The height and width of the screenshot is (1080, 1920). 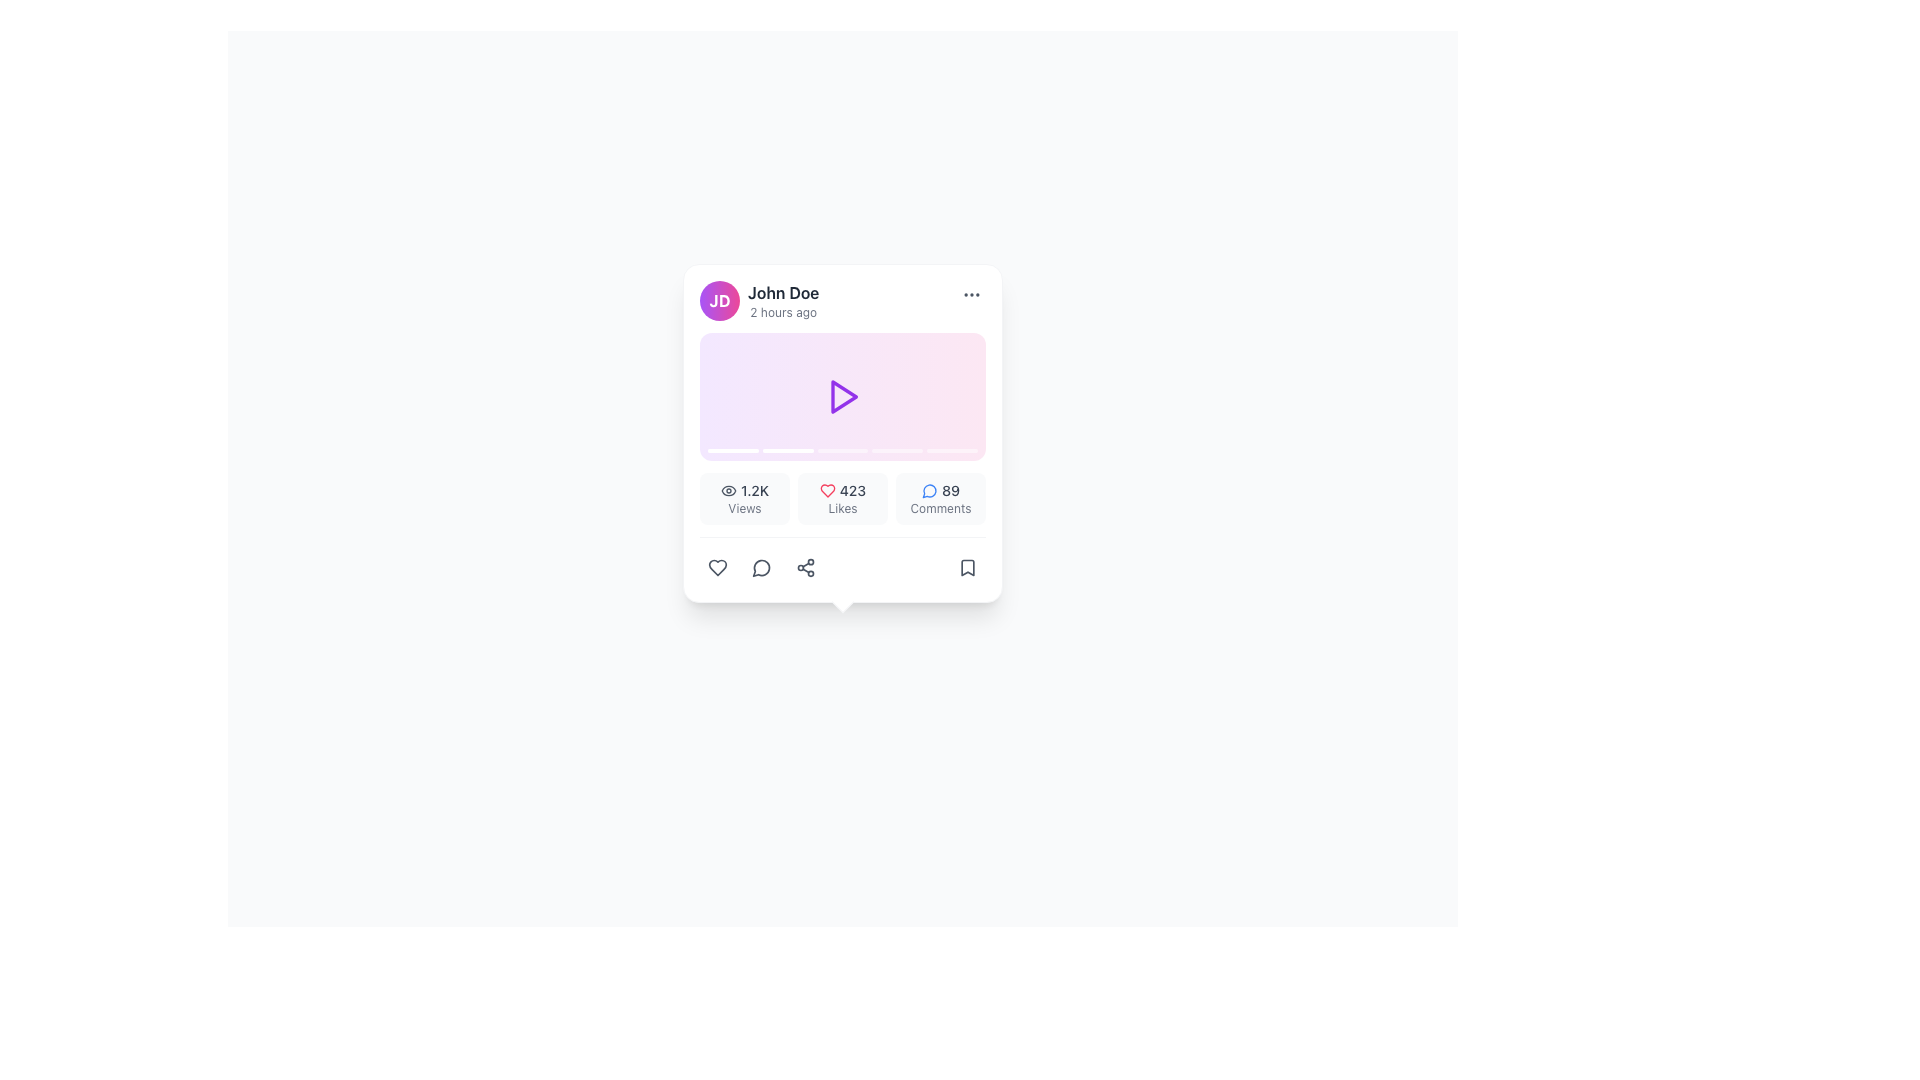 I want to click on the interactive media thumbnail, which is a rectangular block with a gradient background and a triangular play icon, so click(x=843, y=397).